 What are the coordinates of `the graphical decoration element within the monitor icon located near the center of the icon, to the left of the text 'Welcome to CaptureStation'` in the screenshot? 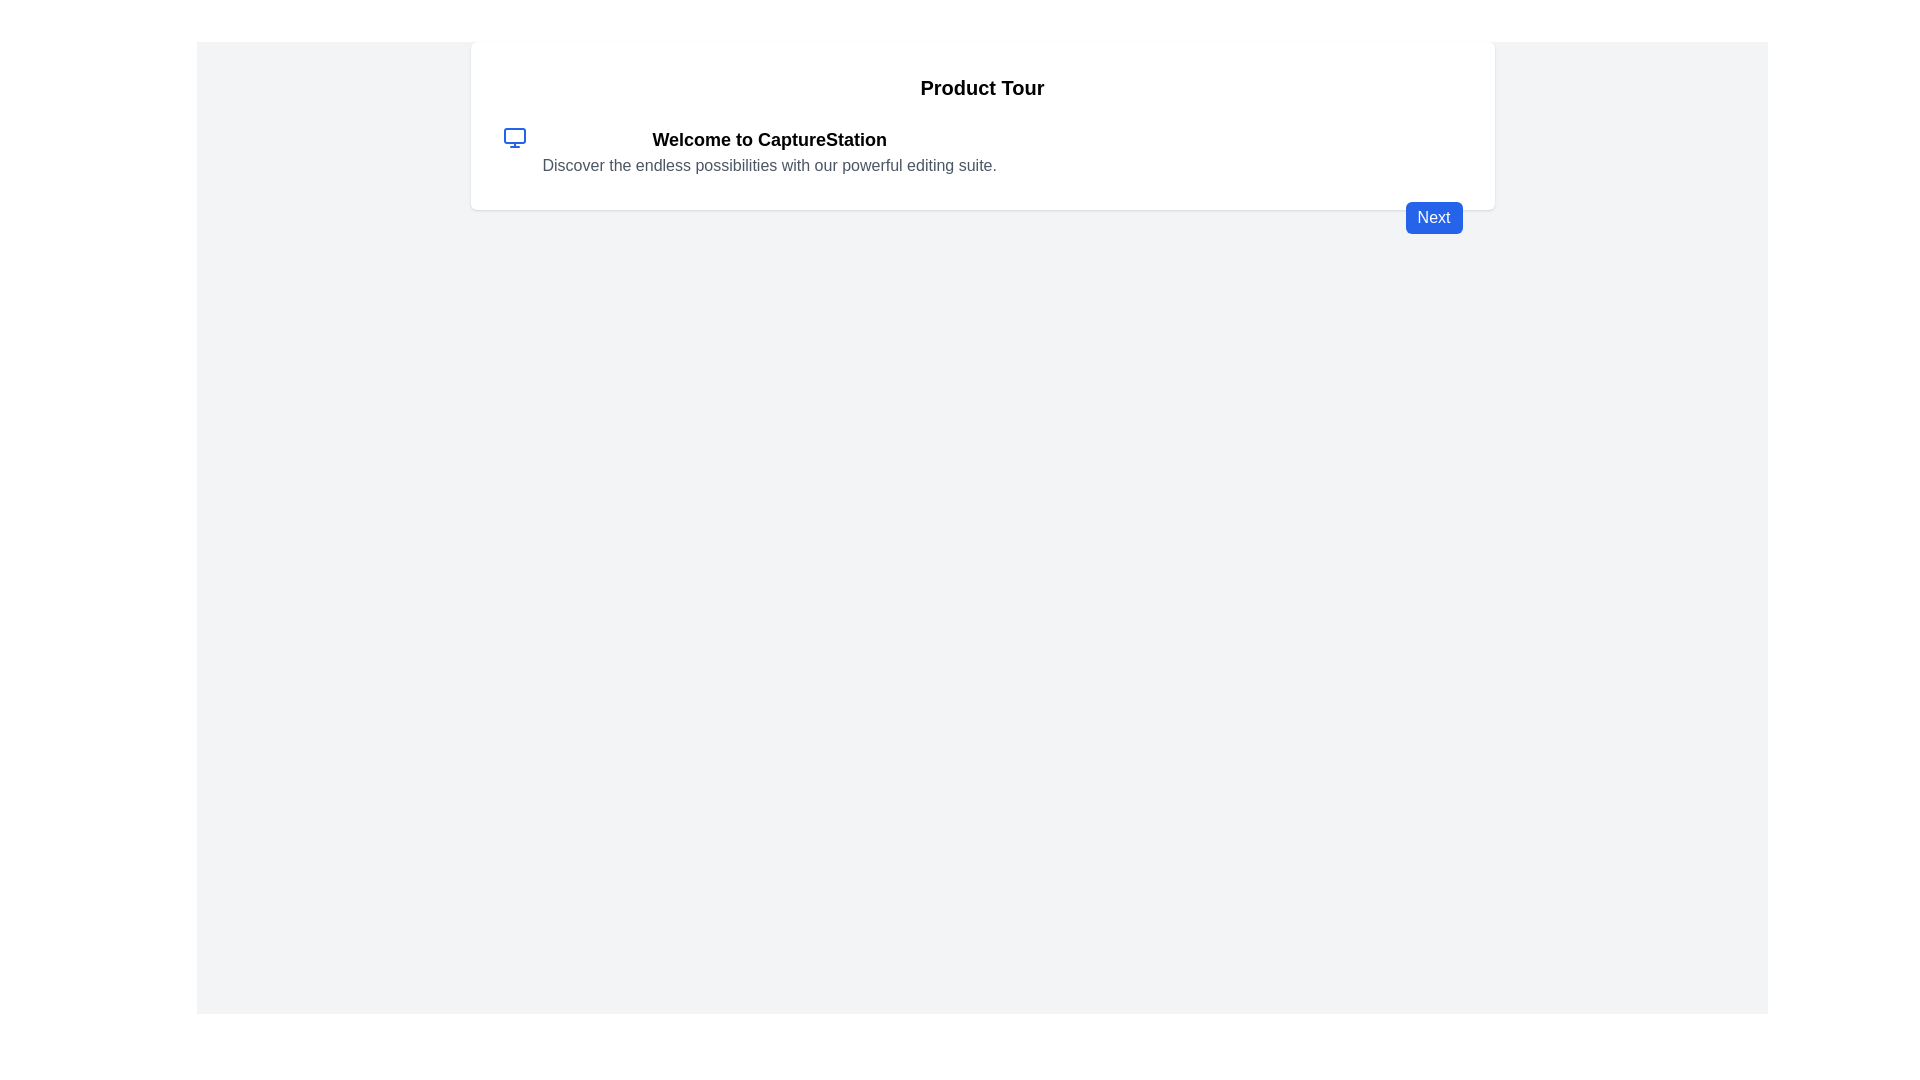 It's located at (514, 135).